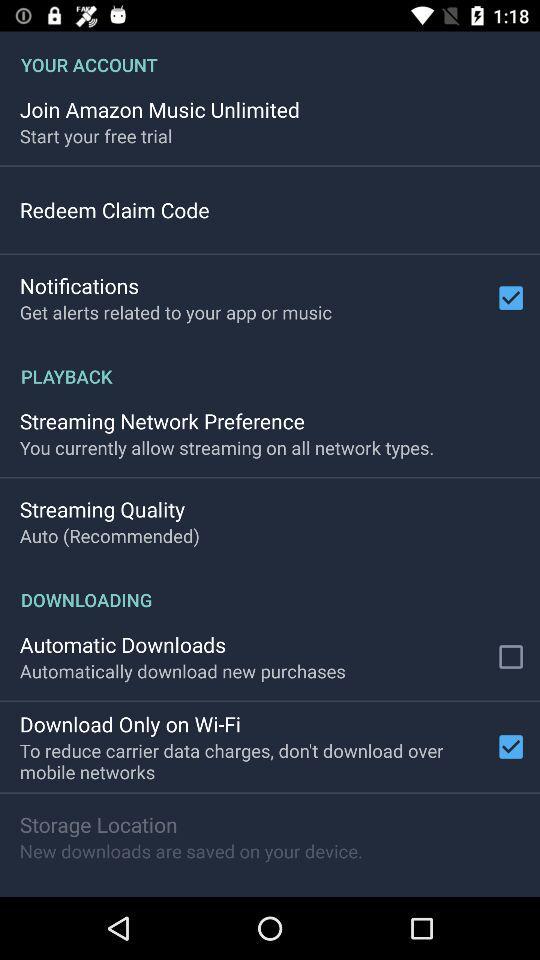 The image size is (540, 960). What do you see at coordinates (176, 312) in the screenshot?
I see `app above playback app` at bounding box center [176, 312].